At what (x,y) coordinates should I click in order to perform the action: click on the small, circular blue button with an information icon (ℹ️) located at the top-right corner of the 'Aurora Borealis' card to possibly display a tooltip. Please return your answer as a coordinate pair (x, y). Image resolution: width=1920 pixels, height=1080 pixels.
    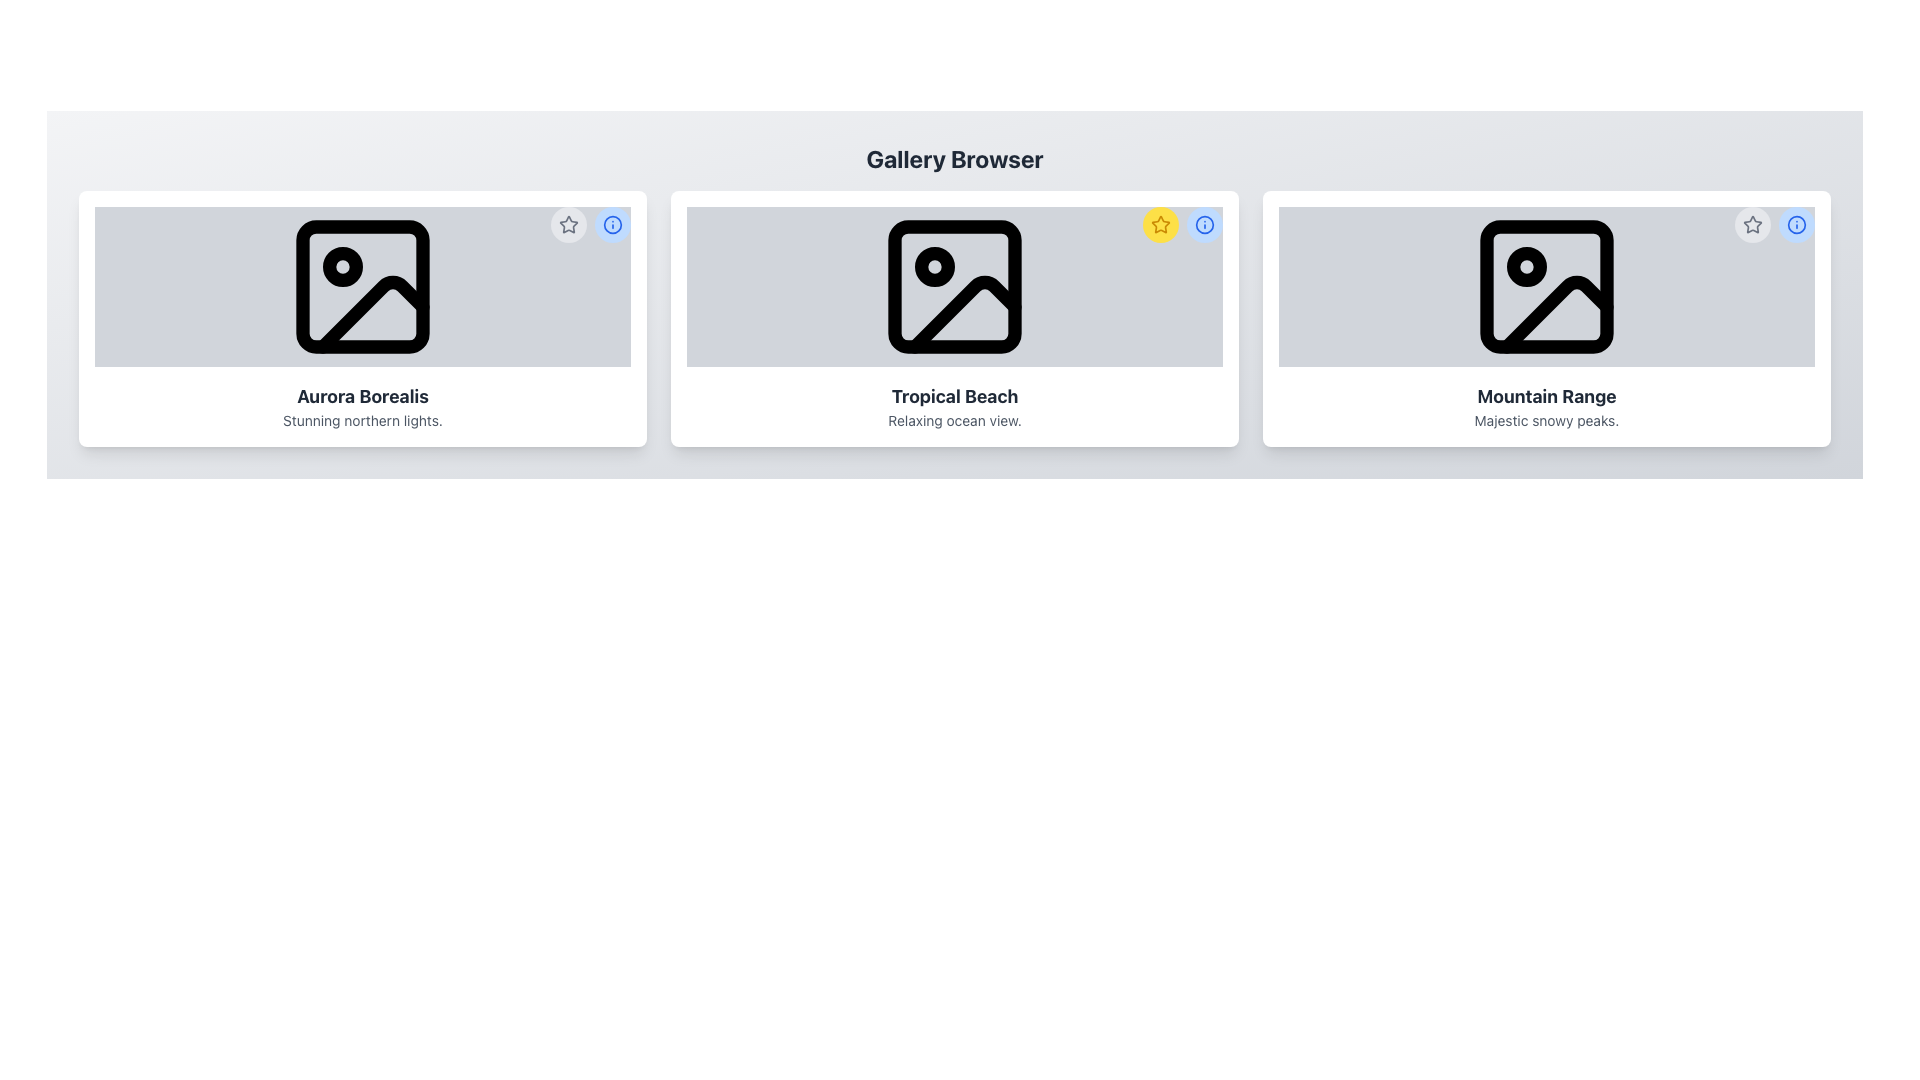
    Looking at the image, I should click on (612, 224).